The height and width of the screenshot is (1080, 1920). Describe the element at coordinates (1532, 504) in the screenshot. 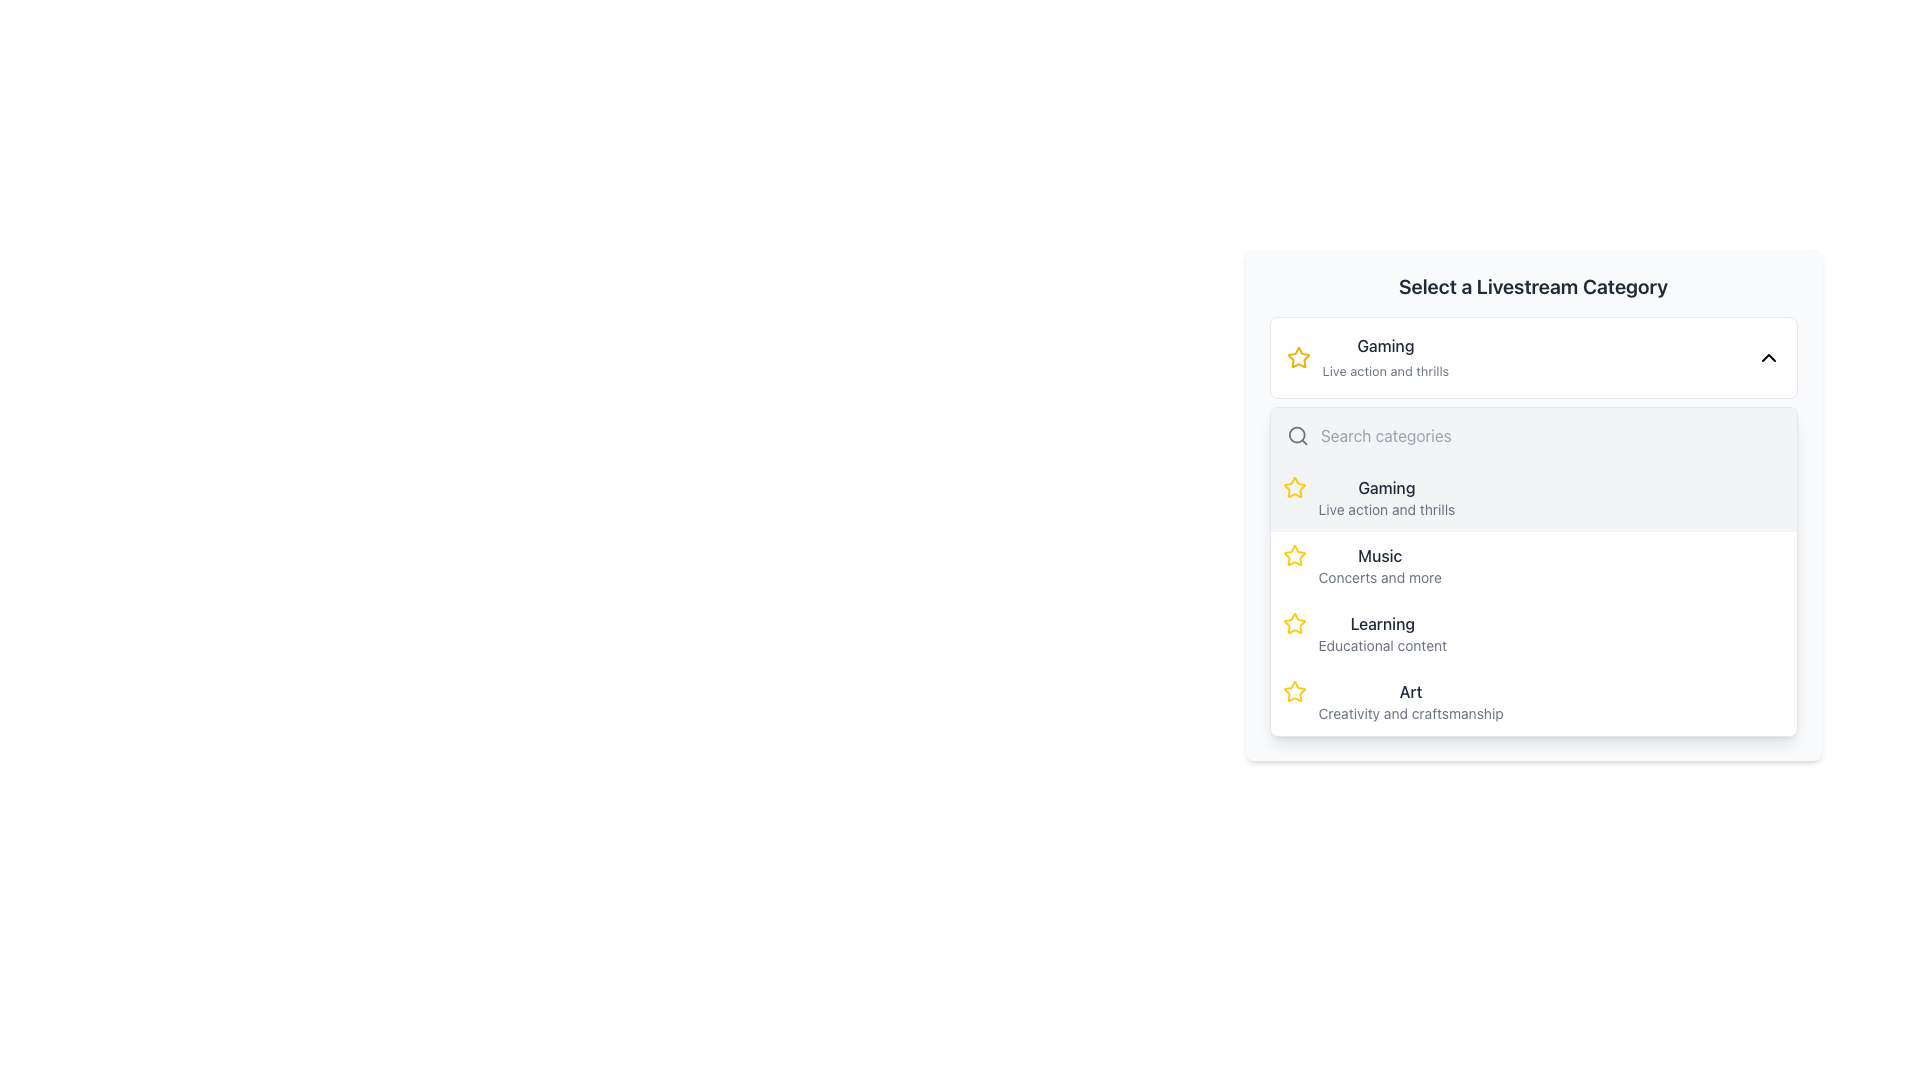

I see `the first selectable category item labeled 'Gaming' within the dropdown menu` at that location.